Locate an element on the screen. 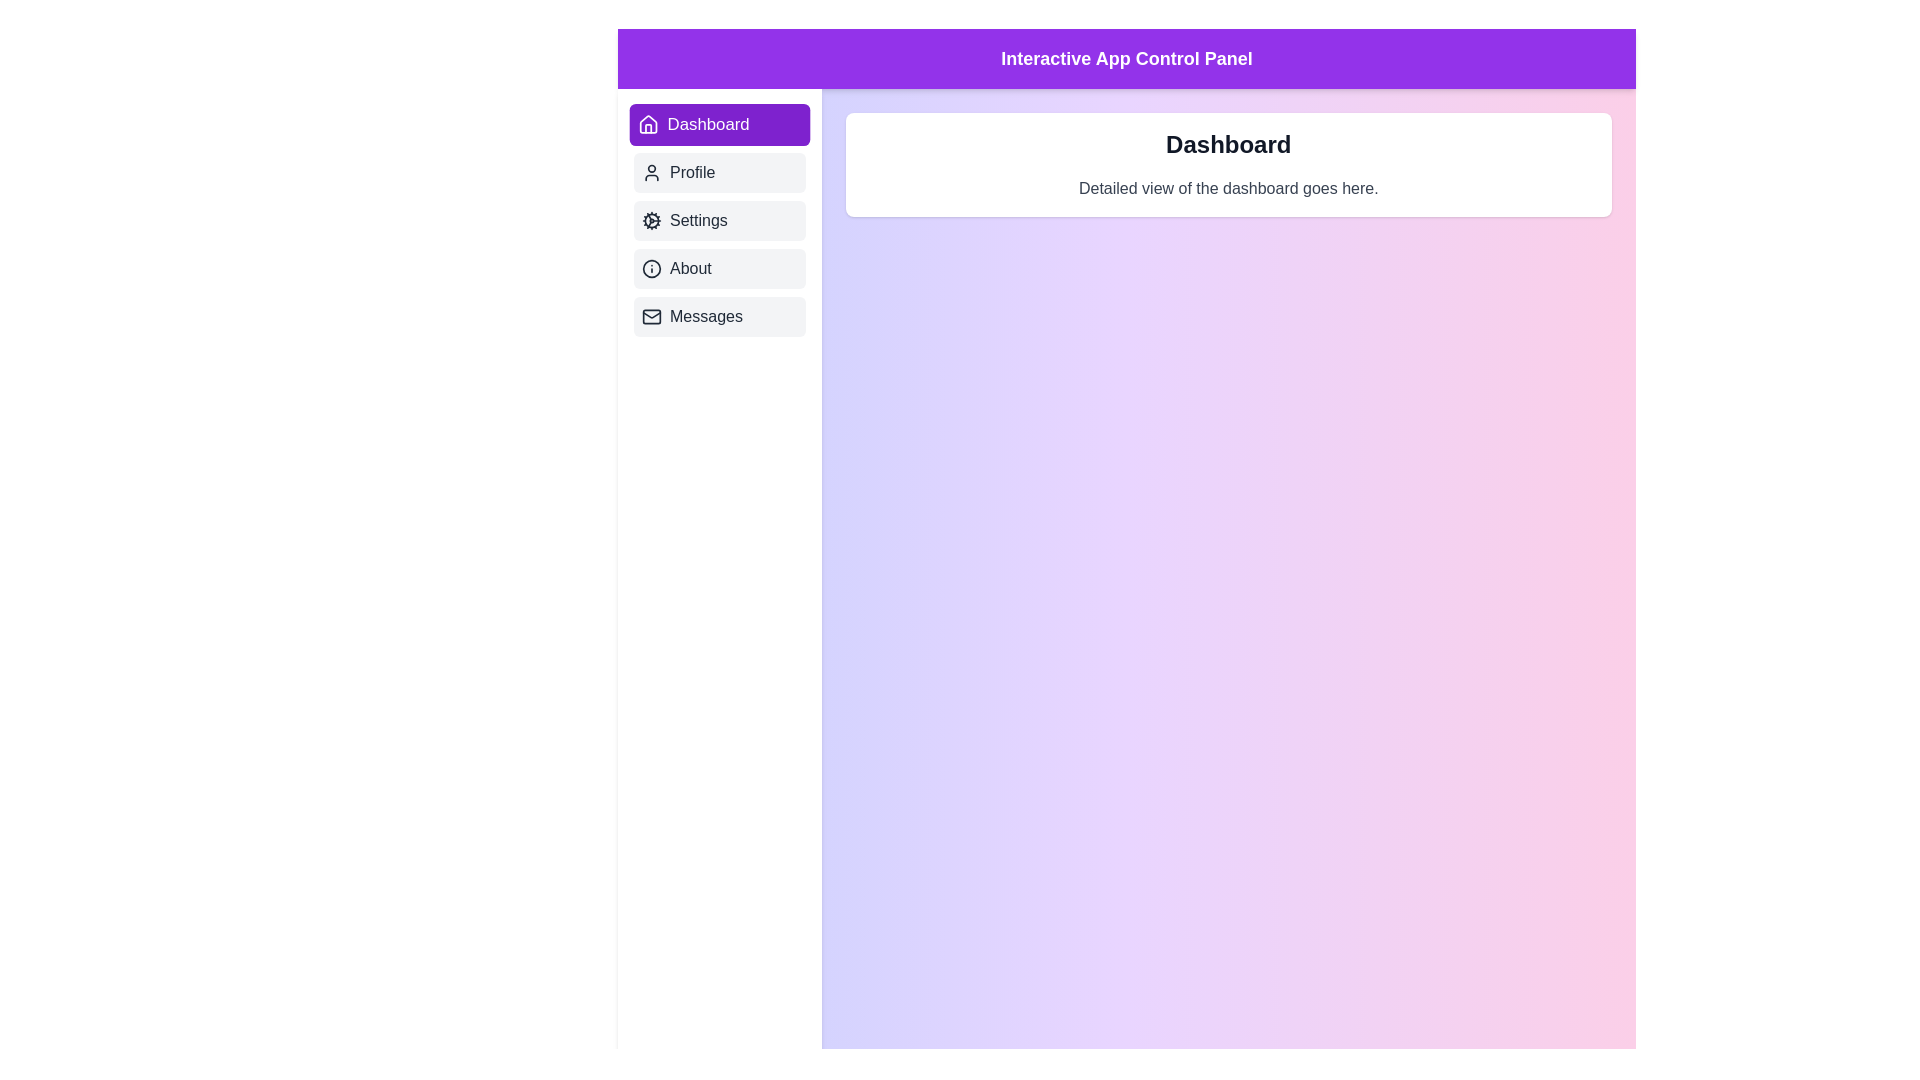  the tab labeled Dashboard to display its content is located at coordinates (719, 124).